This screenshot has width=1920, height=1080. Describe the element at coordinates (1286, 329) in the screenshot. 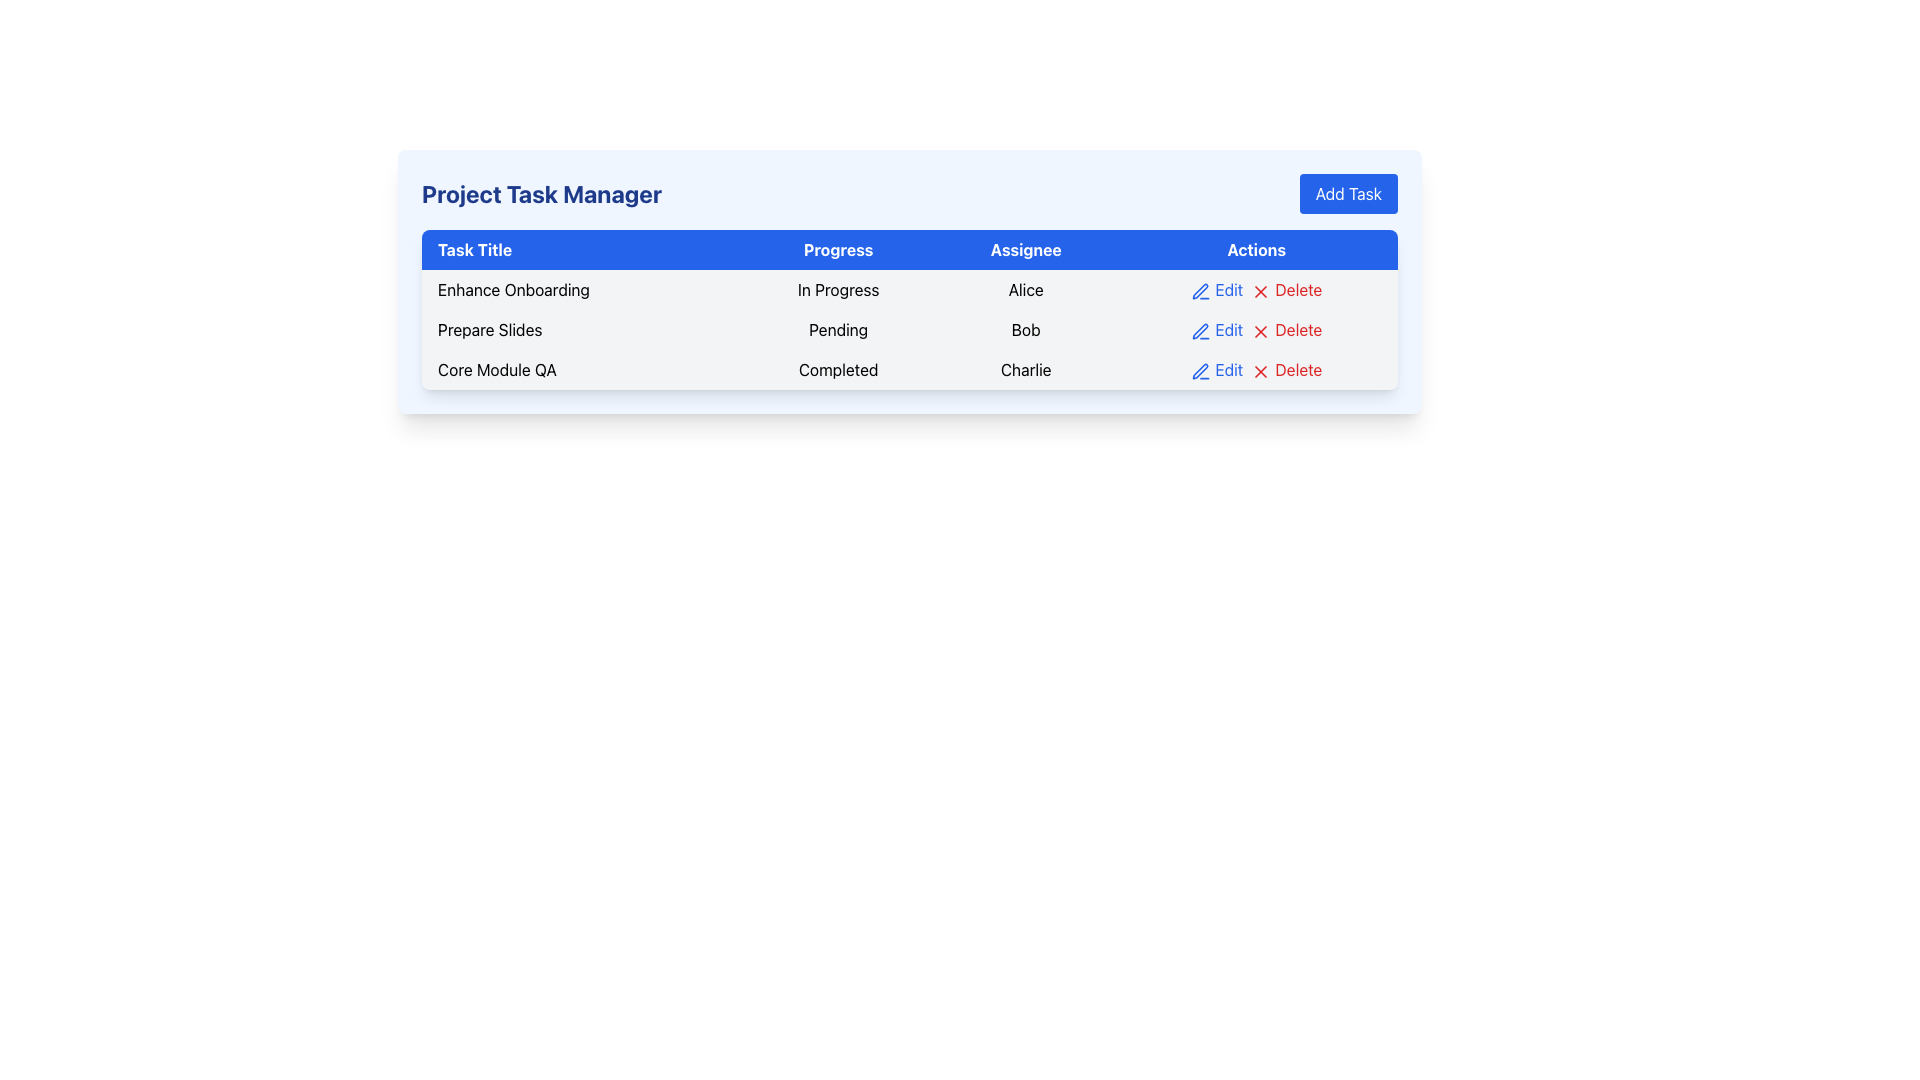

I see `the 'Delete' button, which is the second button in the 'Actions' column of the table, rendered in red with a red 'X' icon` at that location.